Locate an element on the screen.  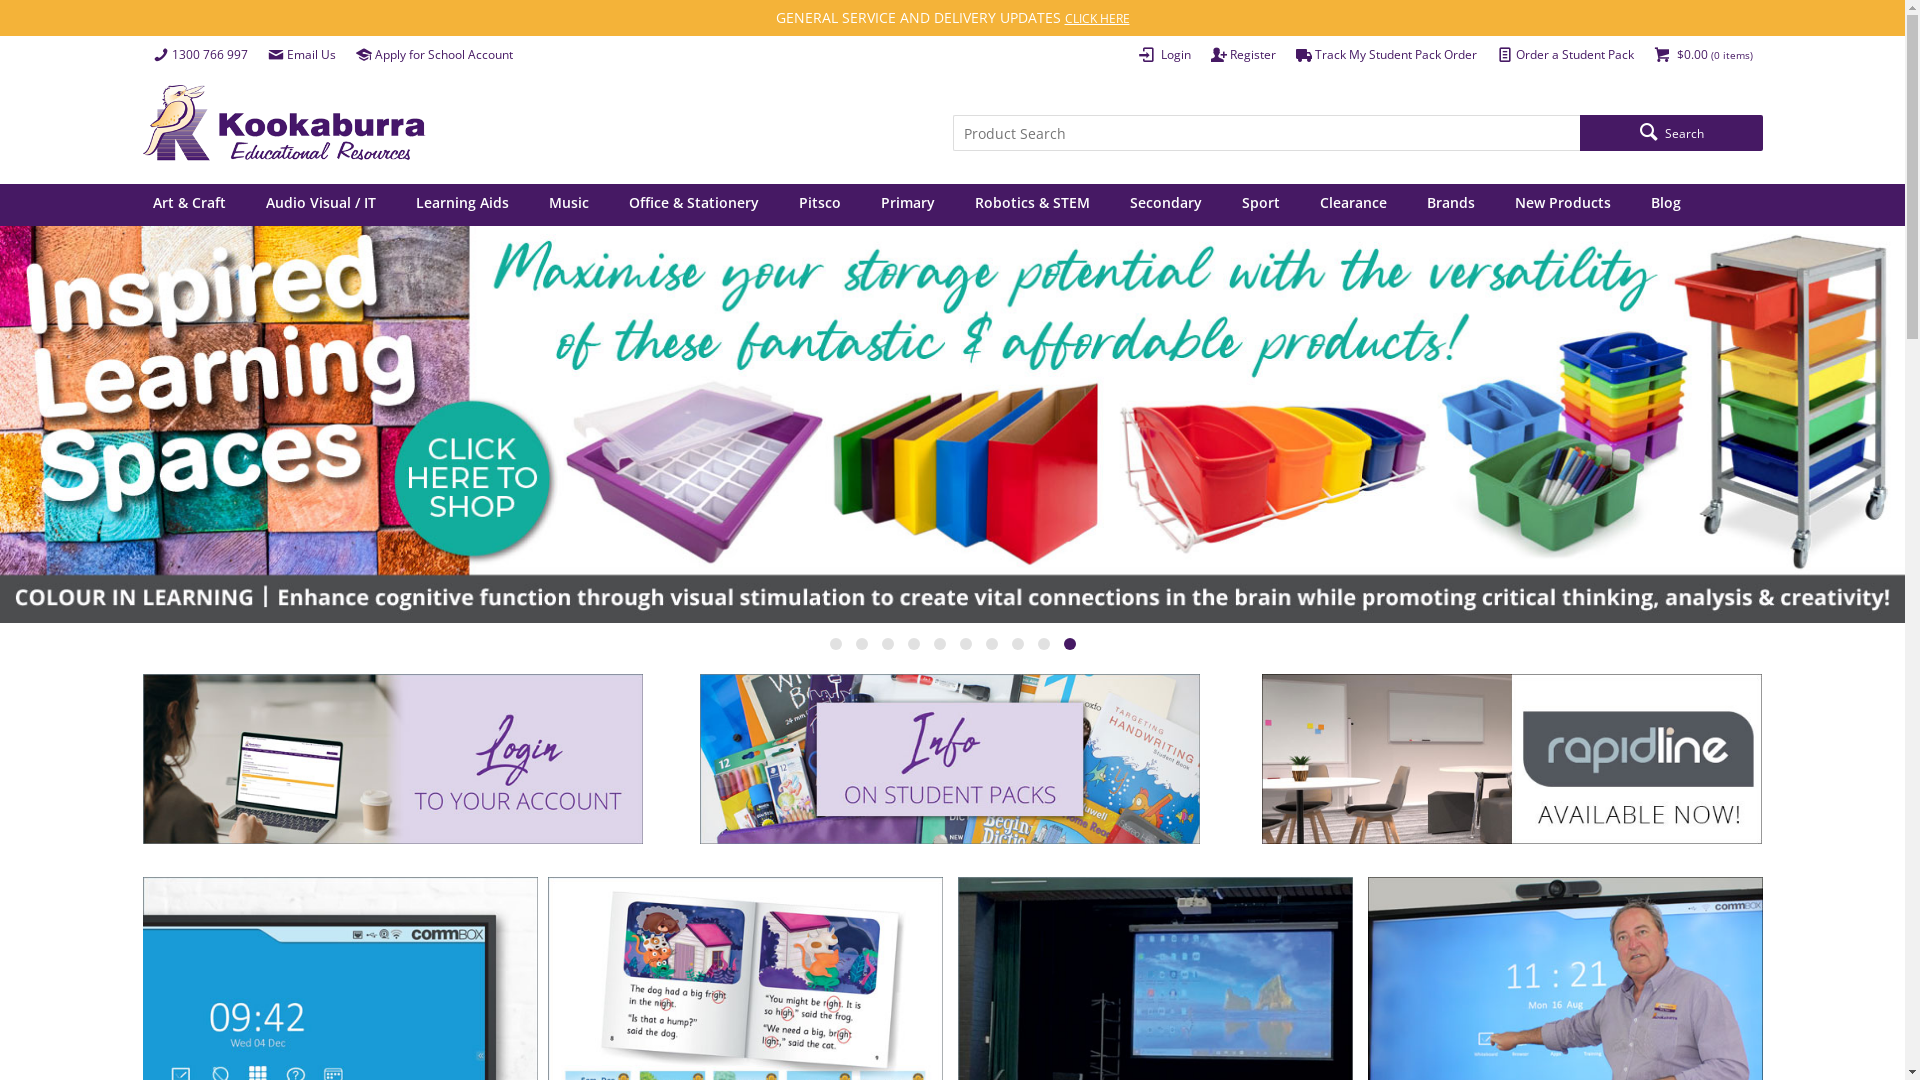
'Sport' is located at coordinates (1258, 204).